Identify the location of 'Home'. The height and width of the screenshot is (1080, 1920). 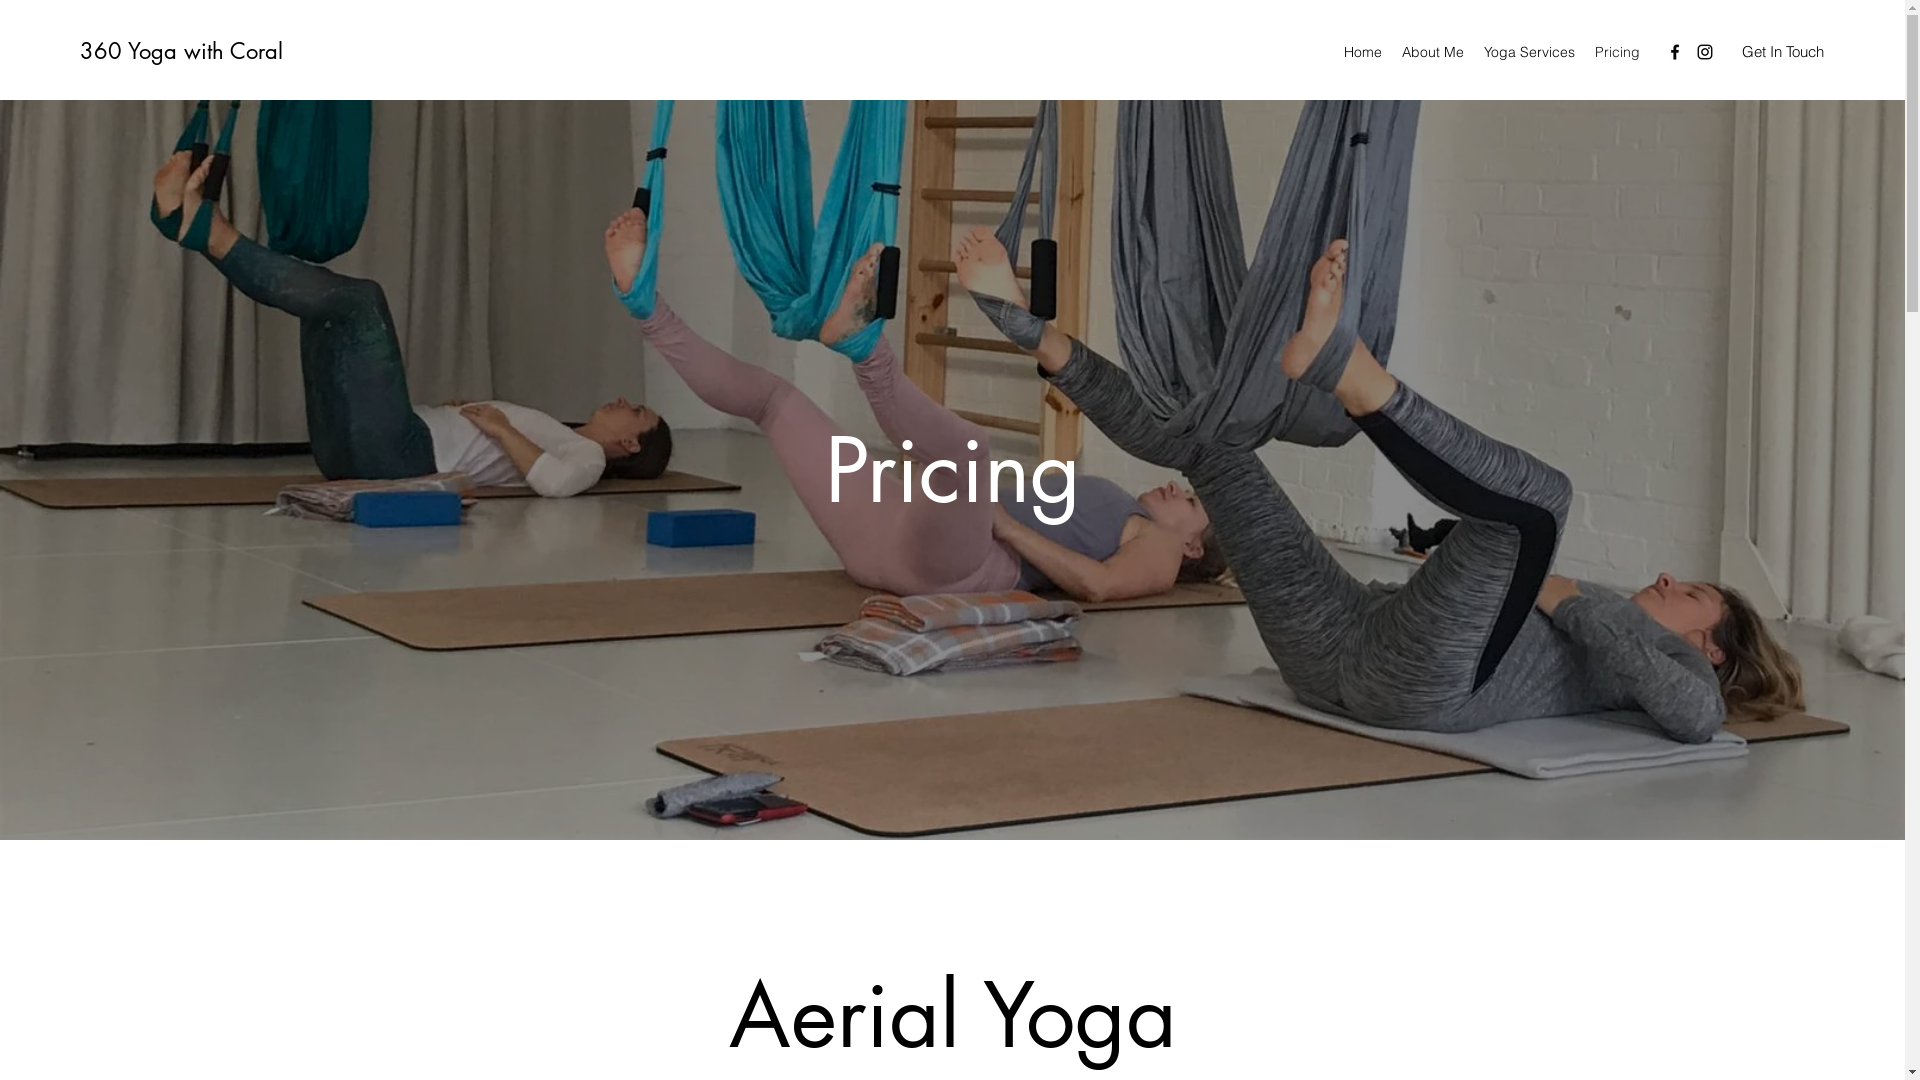
(1362, 50).